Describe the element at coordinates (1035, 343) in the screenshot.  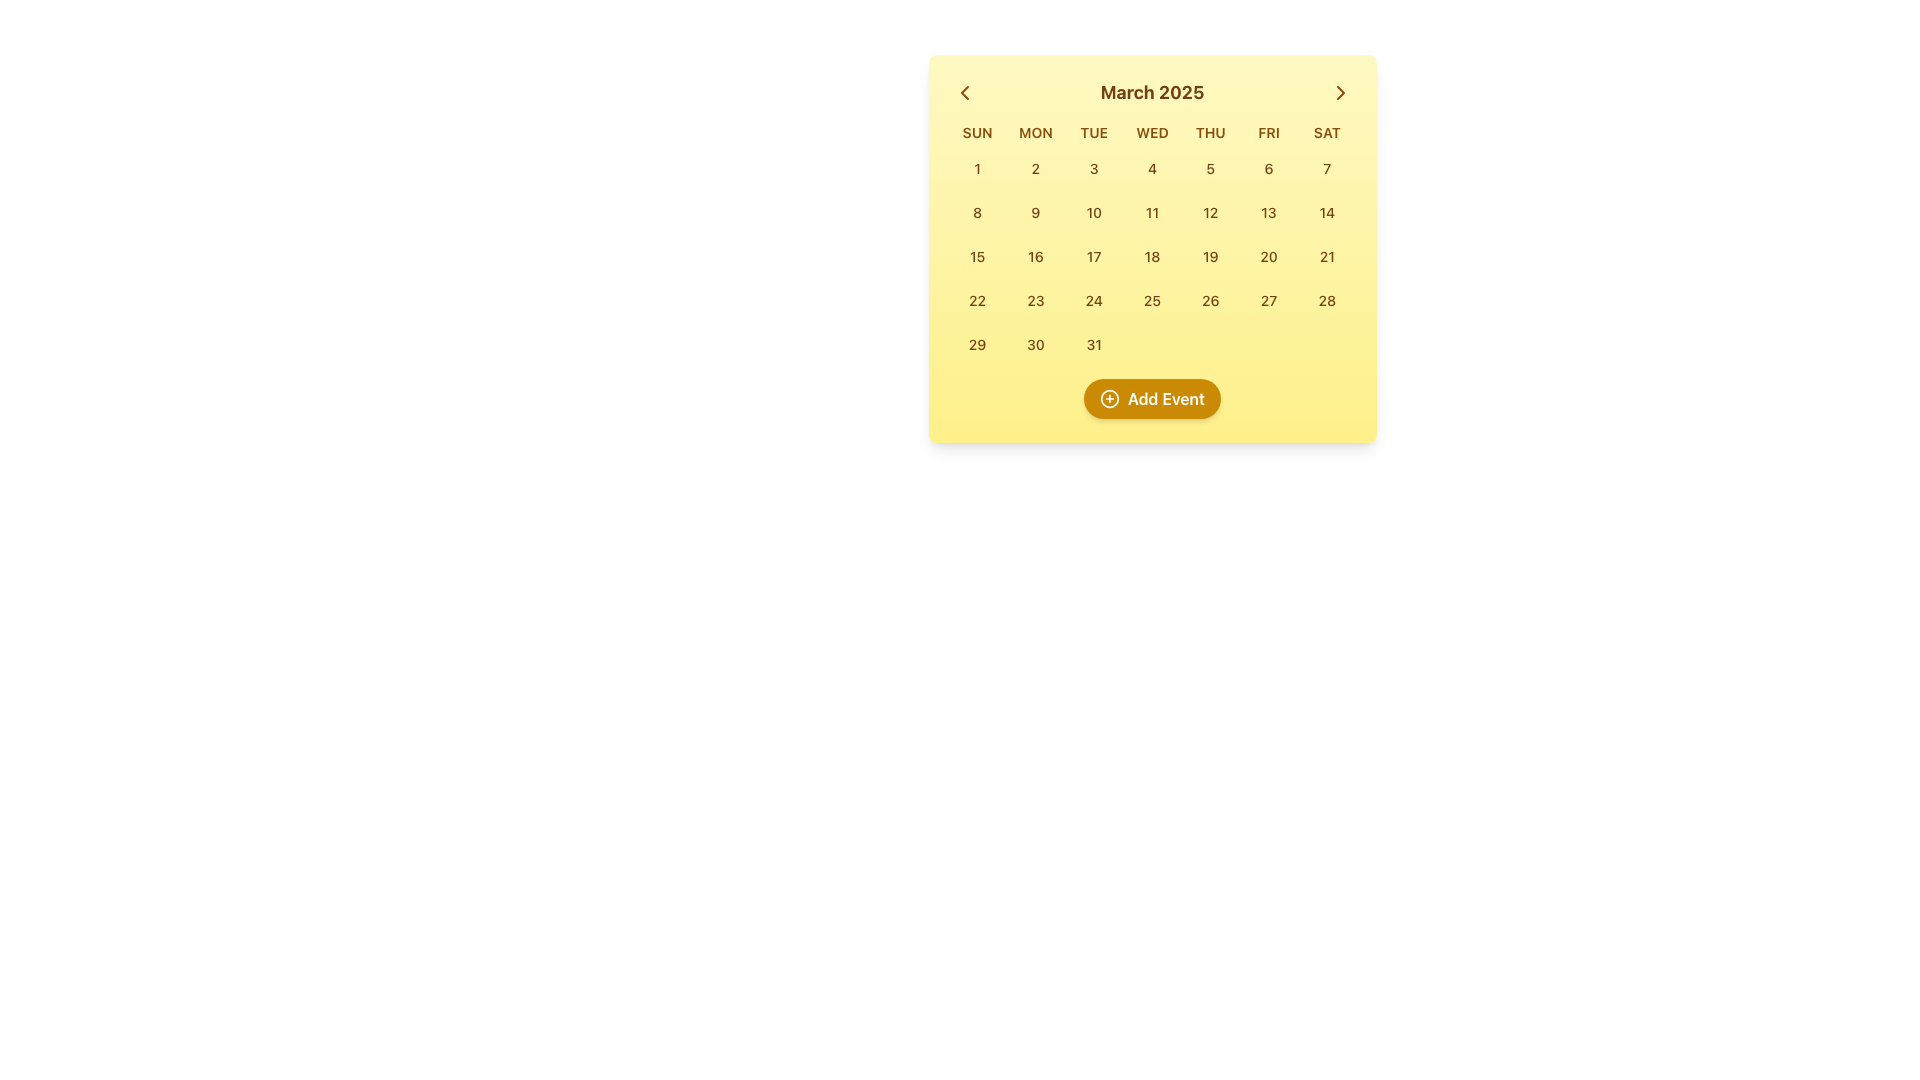
I see `the Date Cell displaying '30' in the seventh row and second column of the March 2025 calendar` at that location.